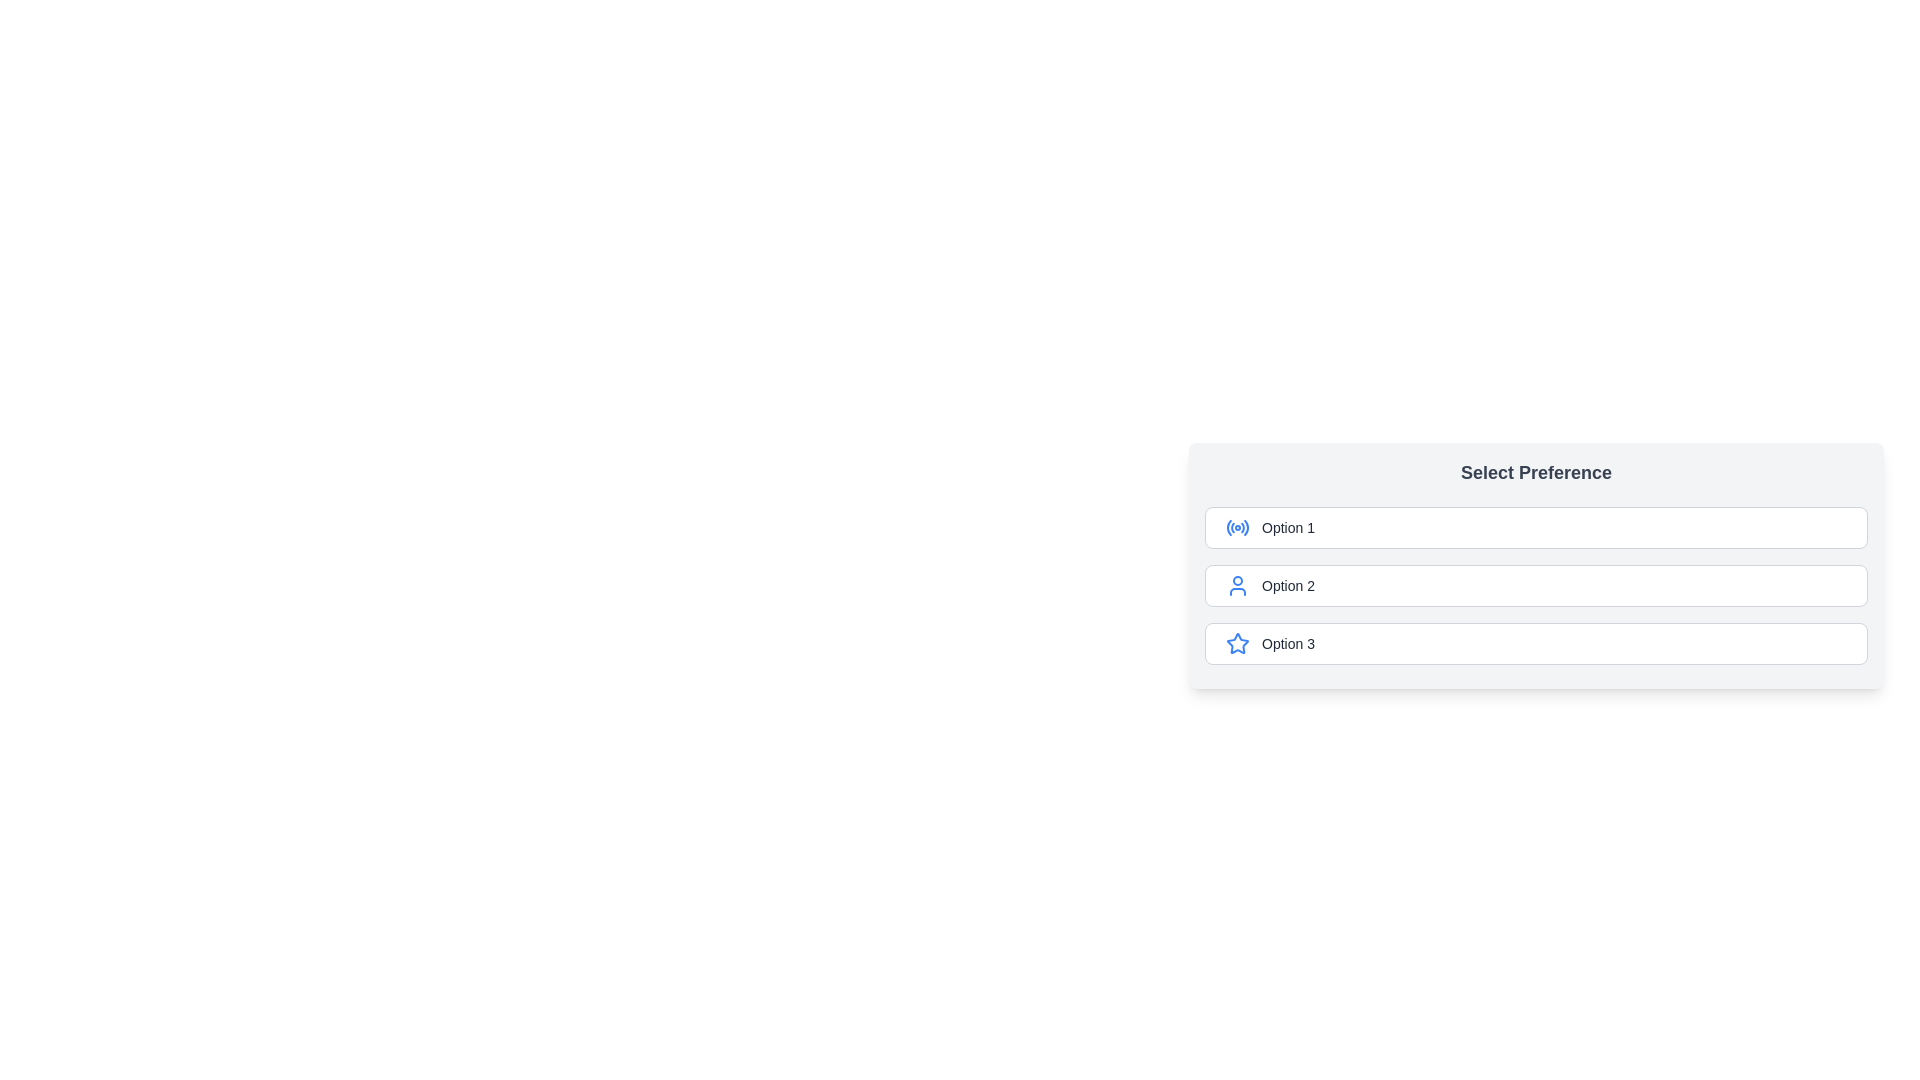  Describe the element at coordinates (1288, 527) in the screenshot. I see `the text label displaying 'Option 1'` at that location.